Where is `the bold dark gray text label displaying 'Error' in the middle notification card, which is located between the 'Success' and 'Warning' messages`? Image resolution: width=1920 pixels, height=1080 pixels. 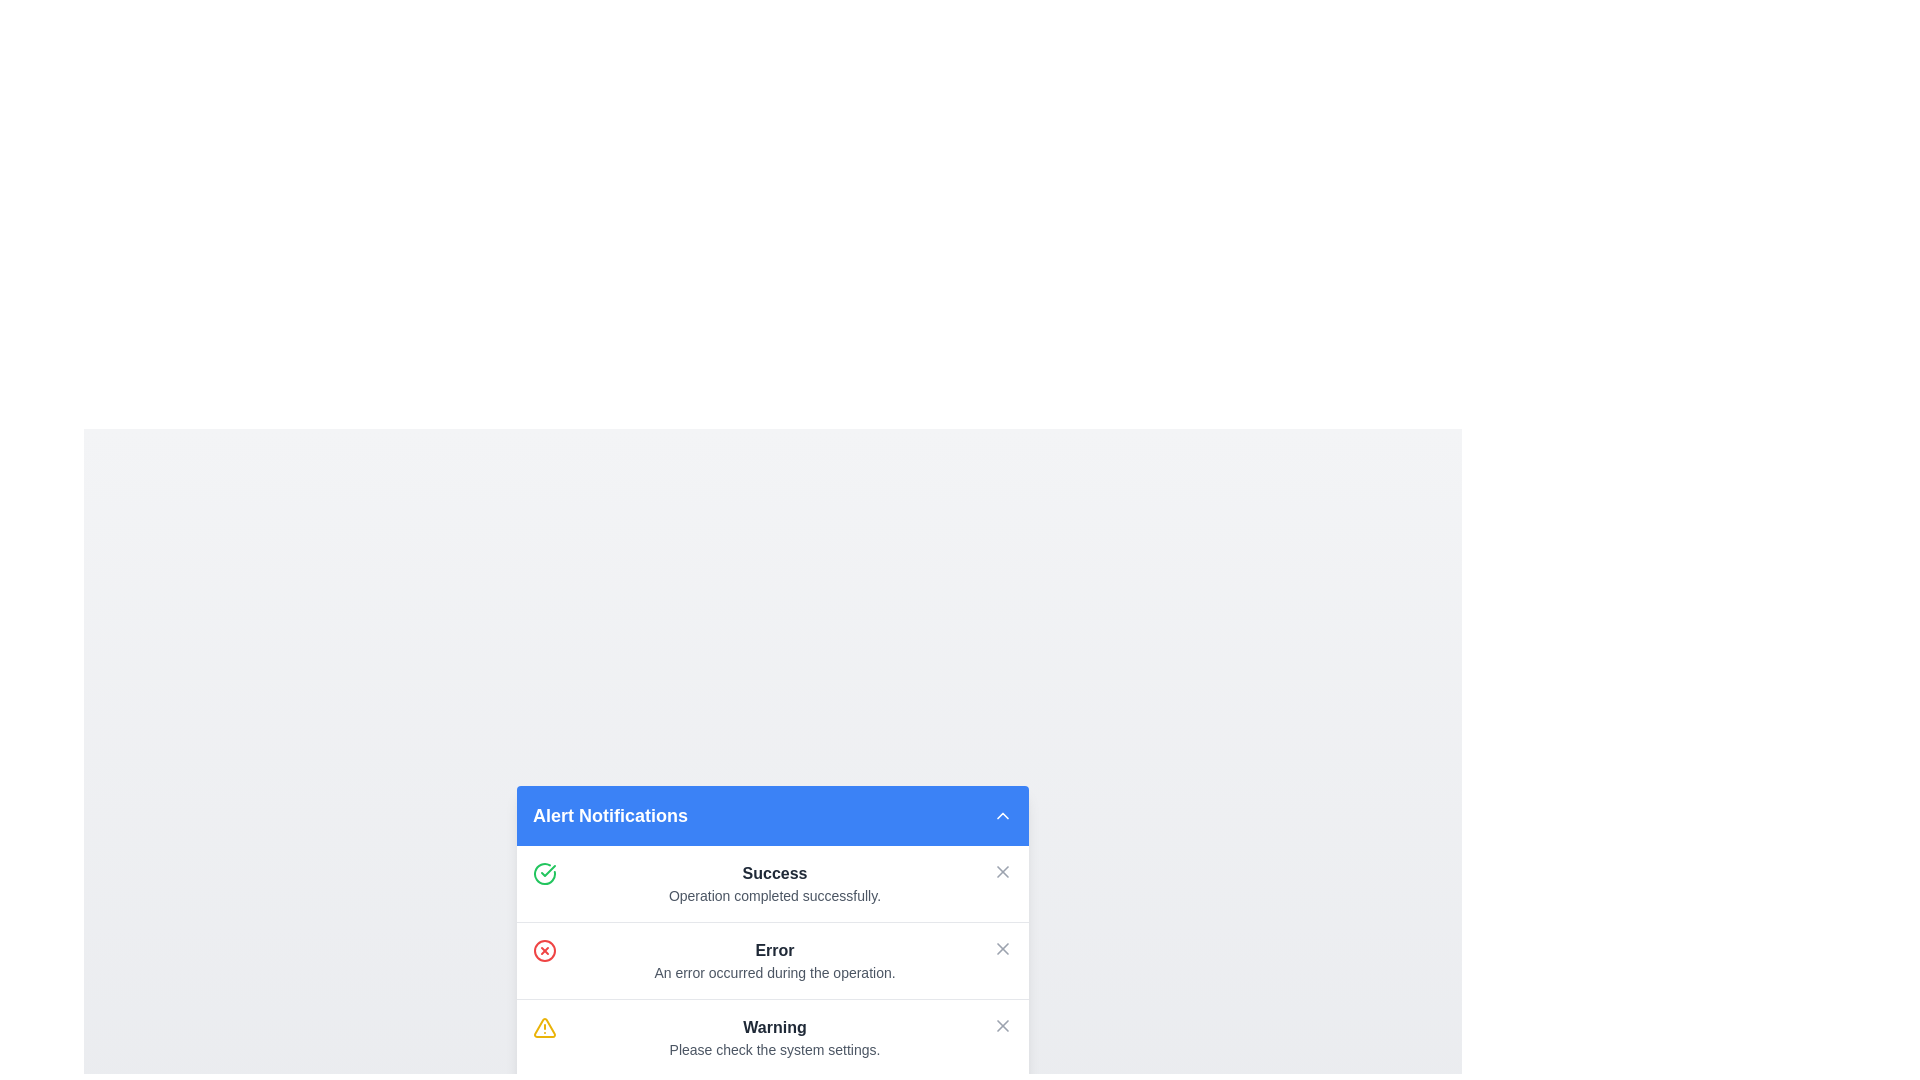 the bold dark gray text label displaying 'Error' in the middle notification card, which is located between the 'Success' and 'Warning' messages is located at coordinates (773, 948).